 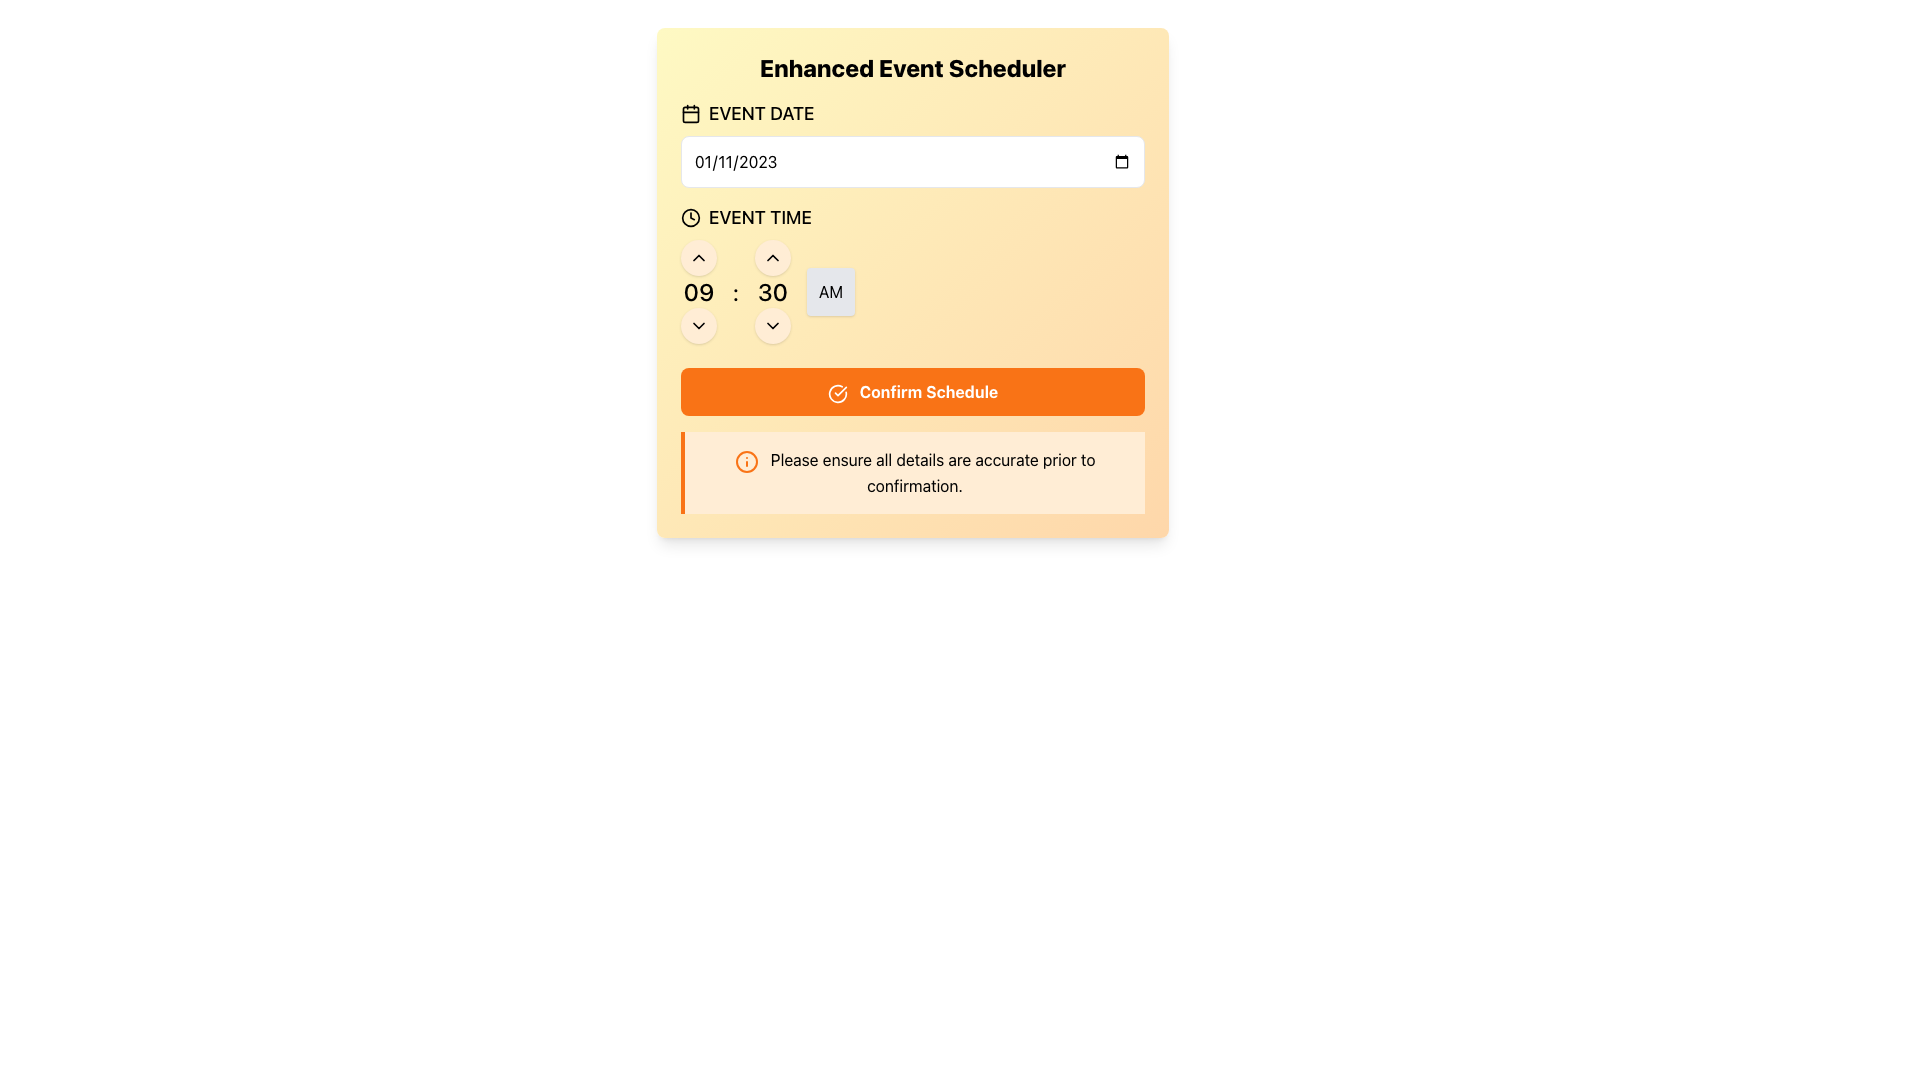 I want to click on the downward-facing chevron icon located within a circular button with a light orange background in the 'EVENT TIME' section, so click(x=699, y=325).